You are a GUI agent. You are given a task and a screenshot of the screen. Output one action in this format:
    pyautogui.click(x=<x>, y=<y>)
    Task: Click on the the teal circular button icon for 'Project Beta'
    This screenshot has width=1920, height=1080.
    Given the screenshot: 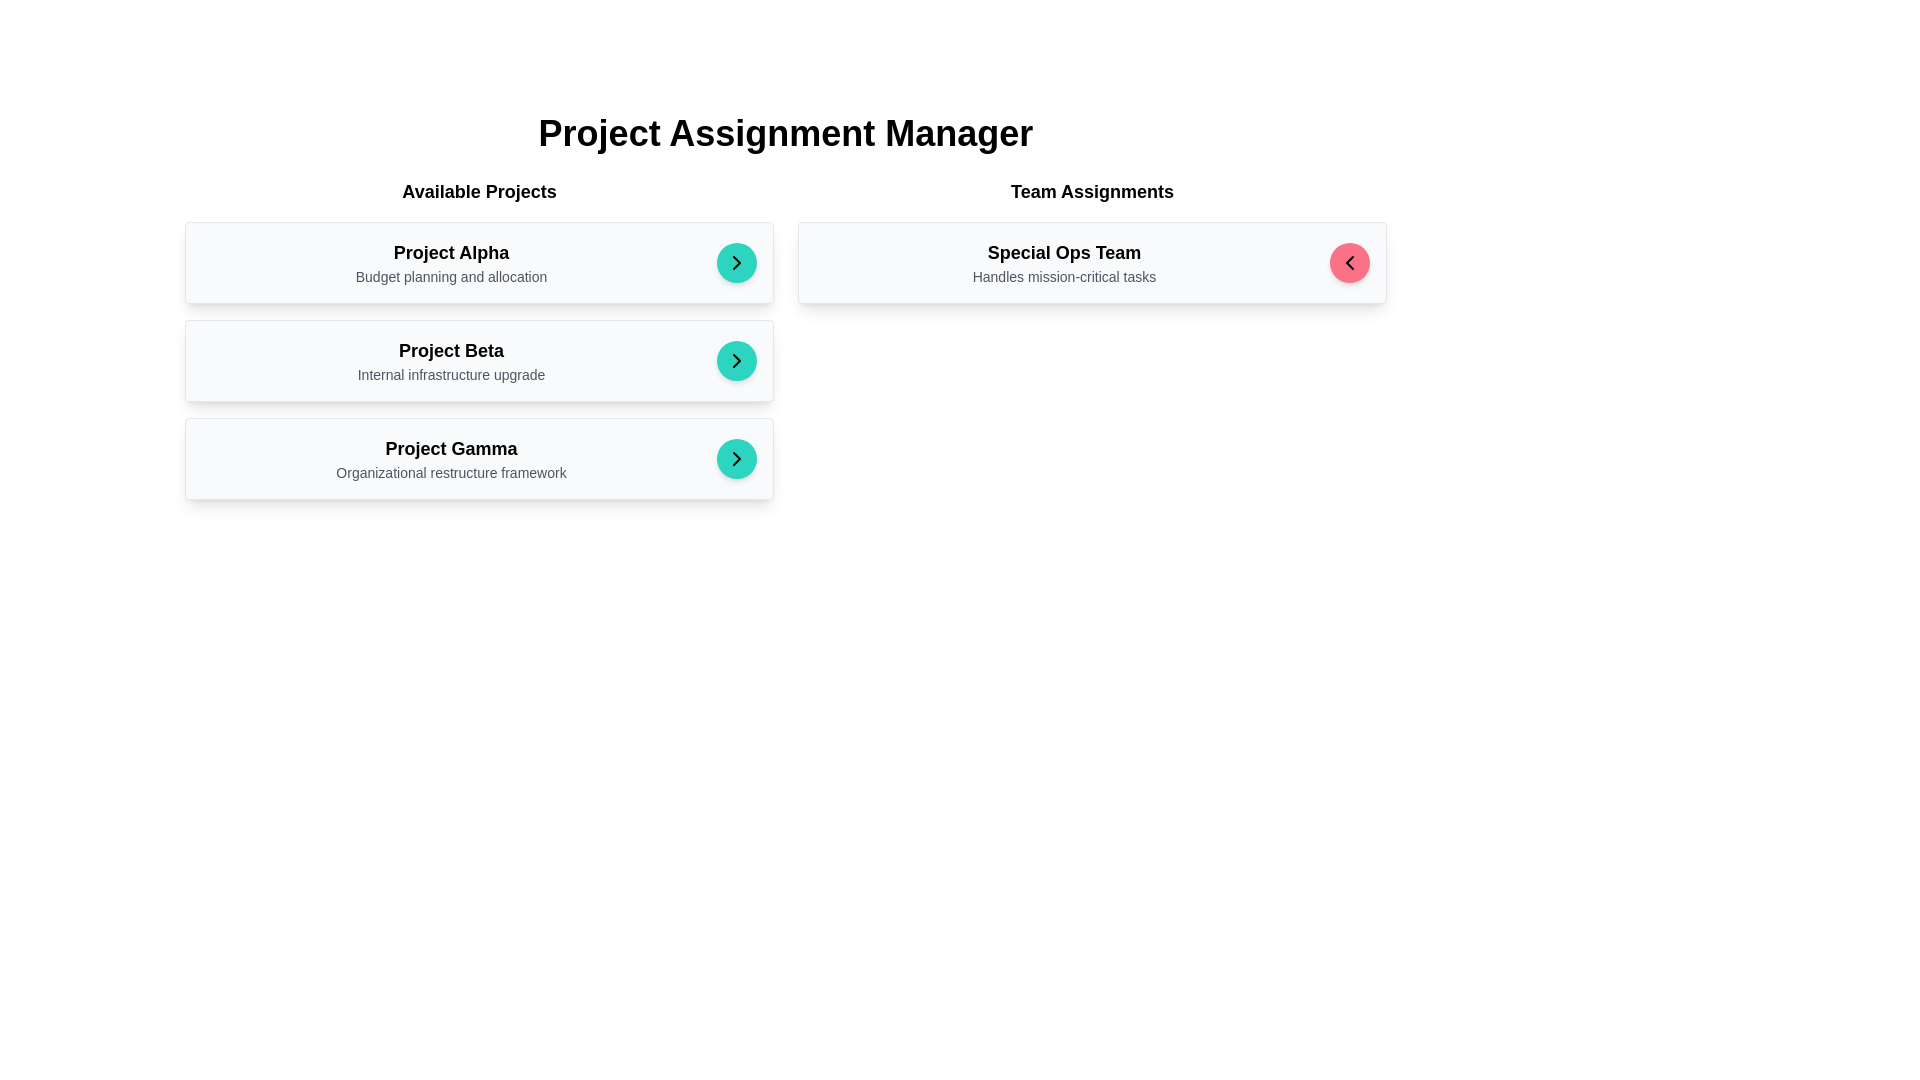 What is the action you would take?
    pyautogui.click(x=736, y=361)
    